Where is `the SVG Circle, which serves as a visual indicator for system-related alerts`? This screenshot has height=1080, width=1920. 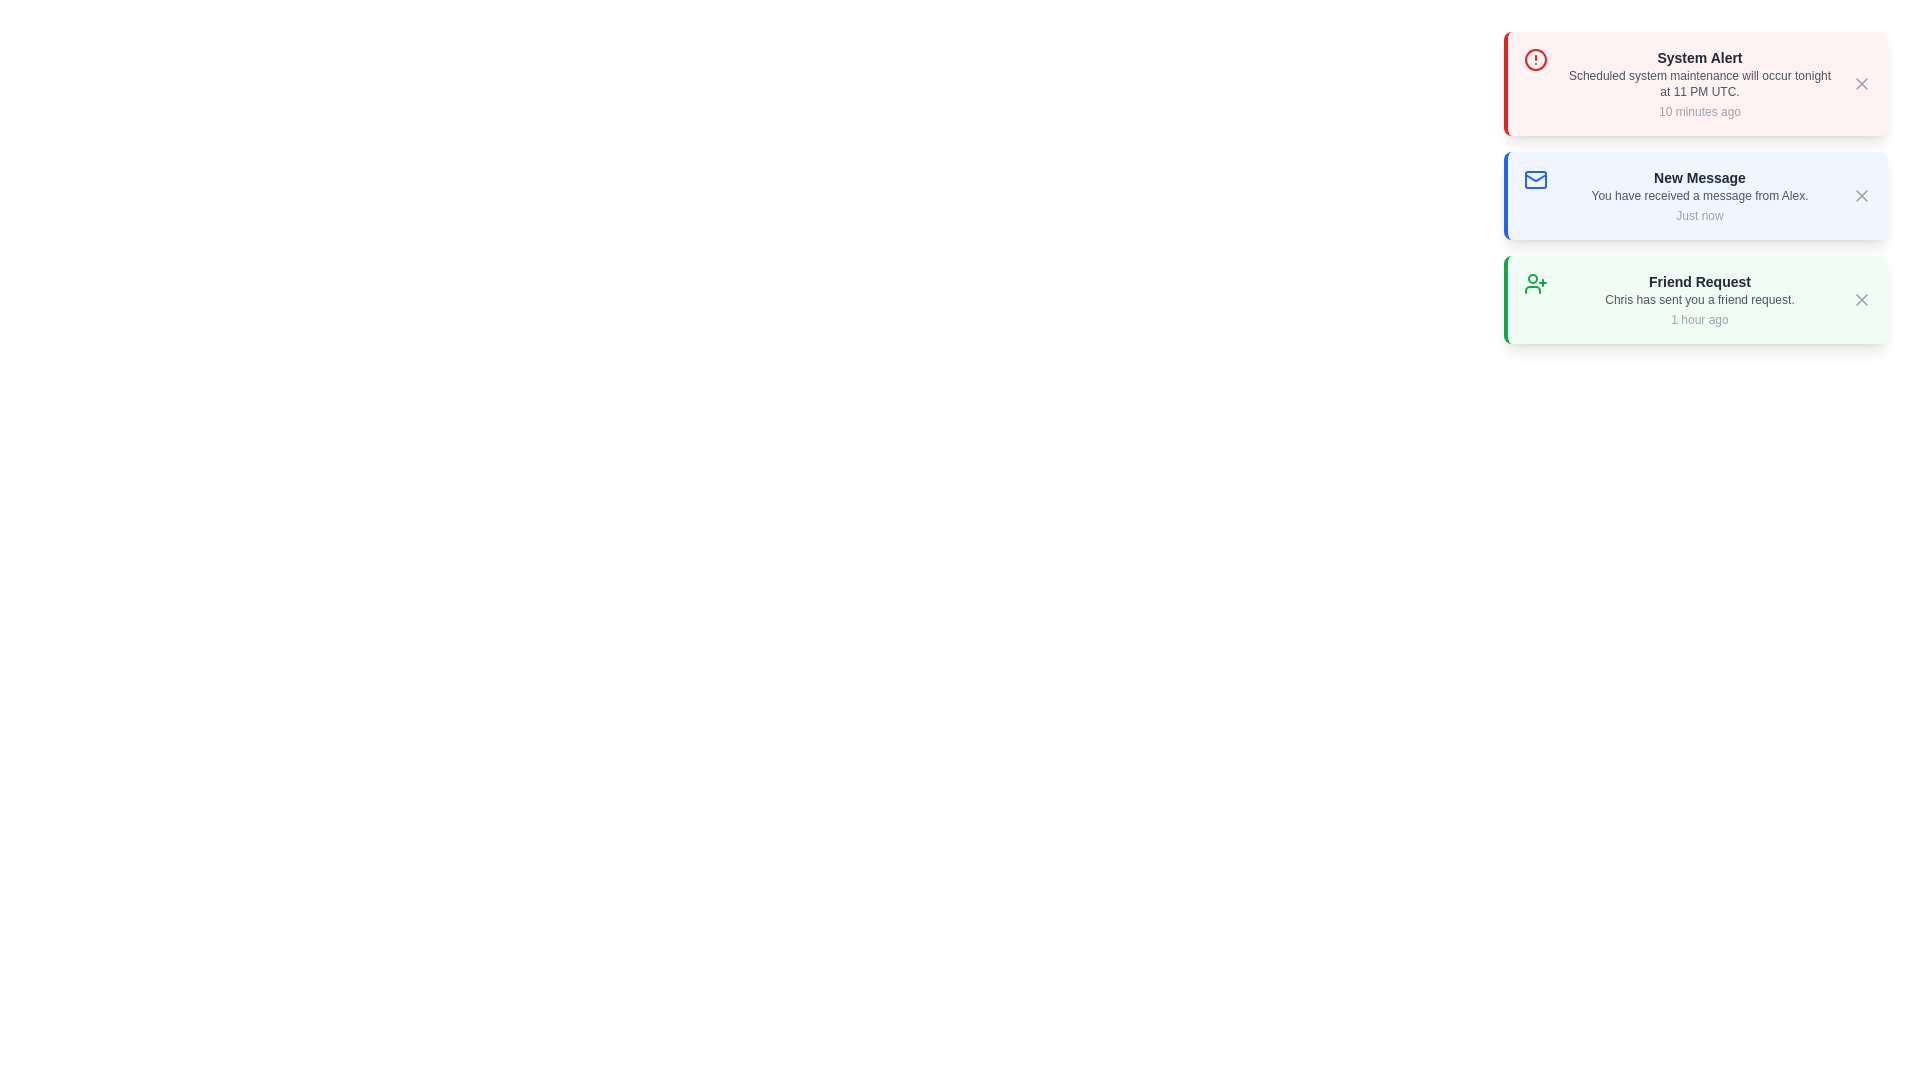
the SVG Circle, which serves as a visual indicator for system-related alerts is located at coordinates (1535, 59).